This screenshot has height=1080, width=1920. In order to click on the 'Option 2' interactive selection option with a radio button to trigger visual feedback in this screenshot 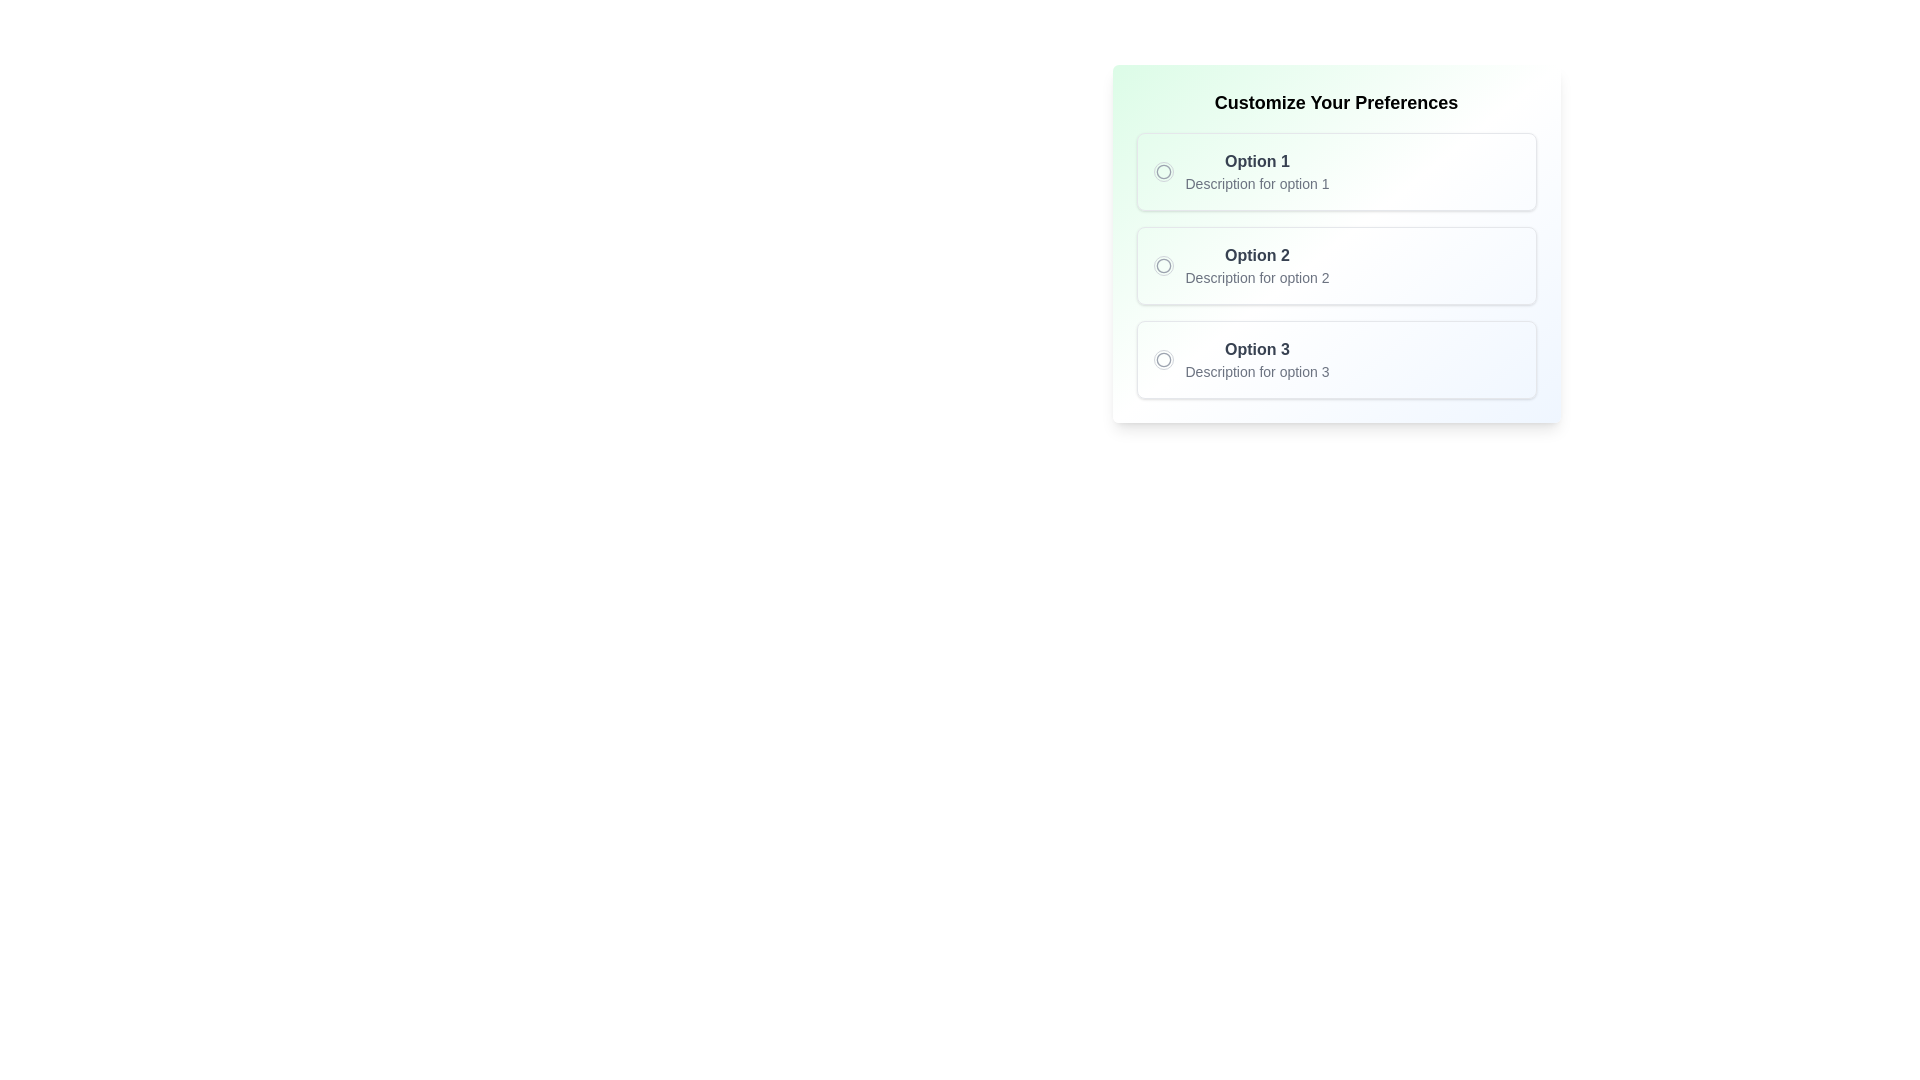, I will do `click(1336, 265)`.